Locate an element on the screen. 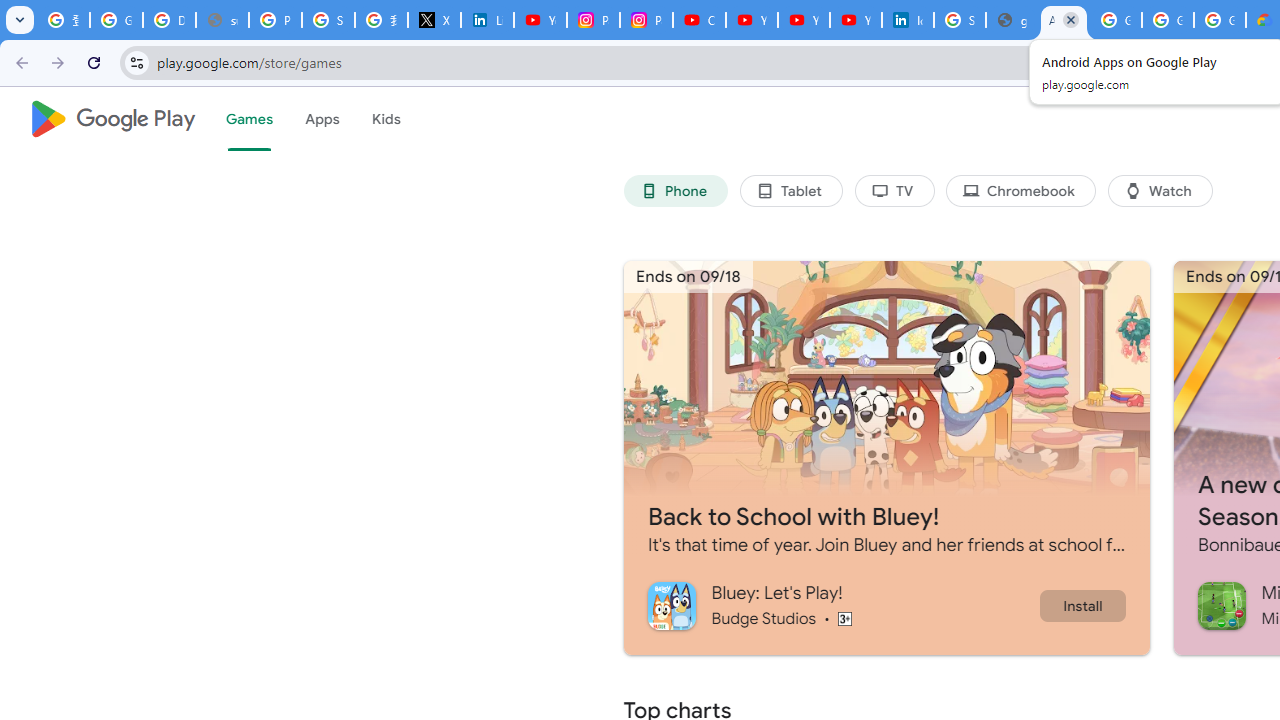  'X' is located at coordinates (433, 20).